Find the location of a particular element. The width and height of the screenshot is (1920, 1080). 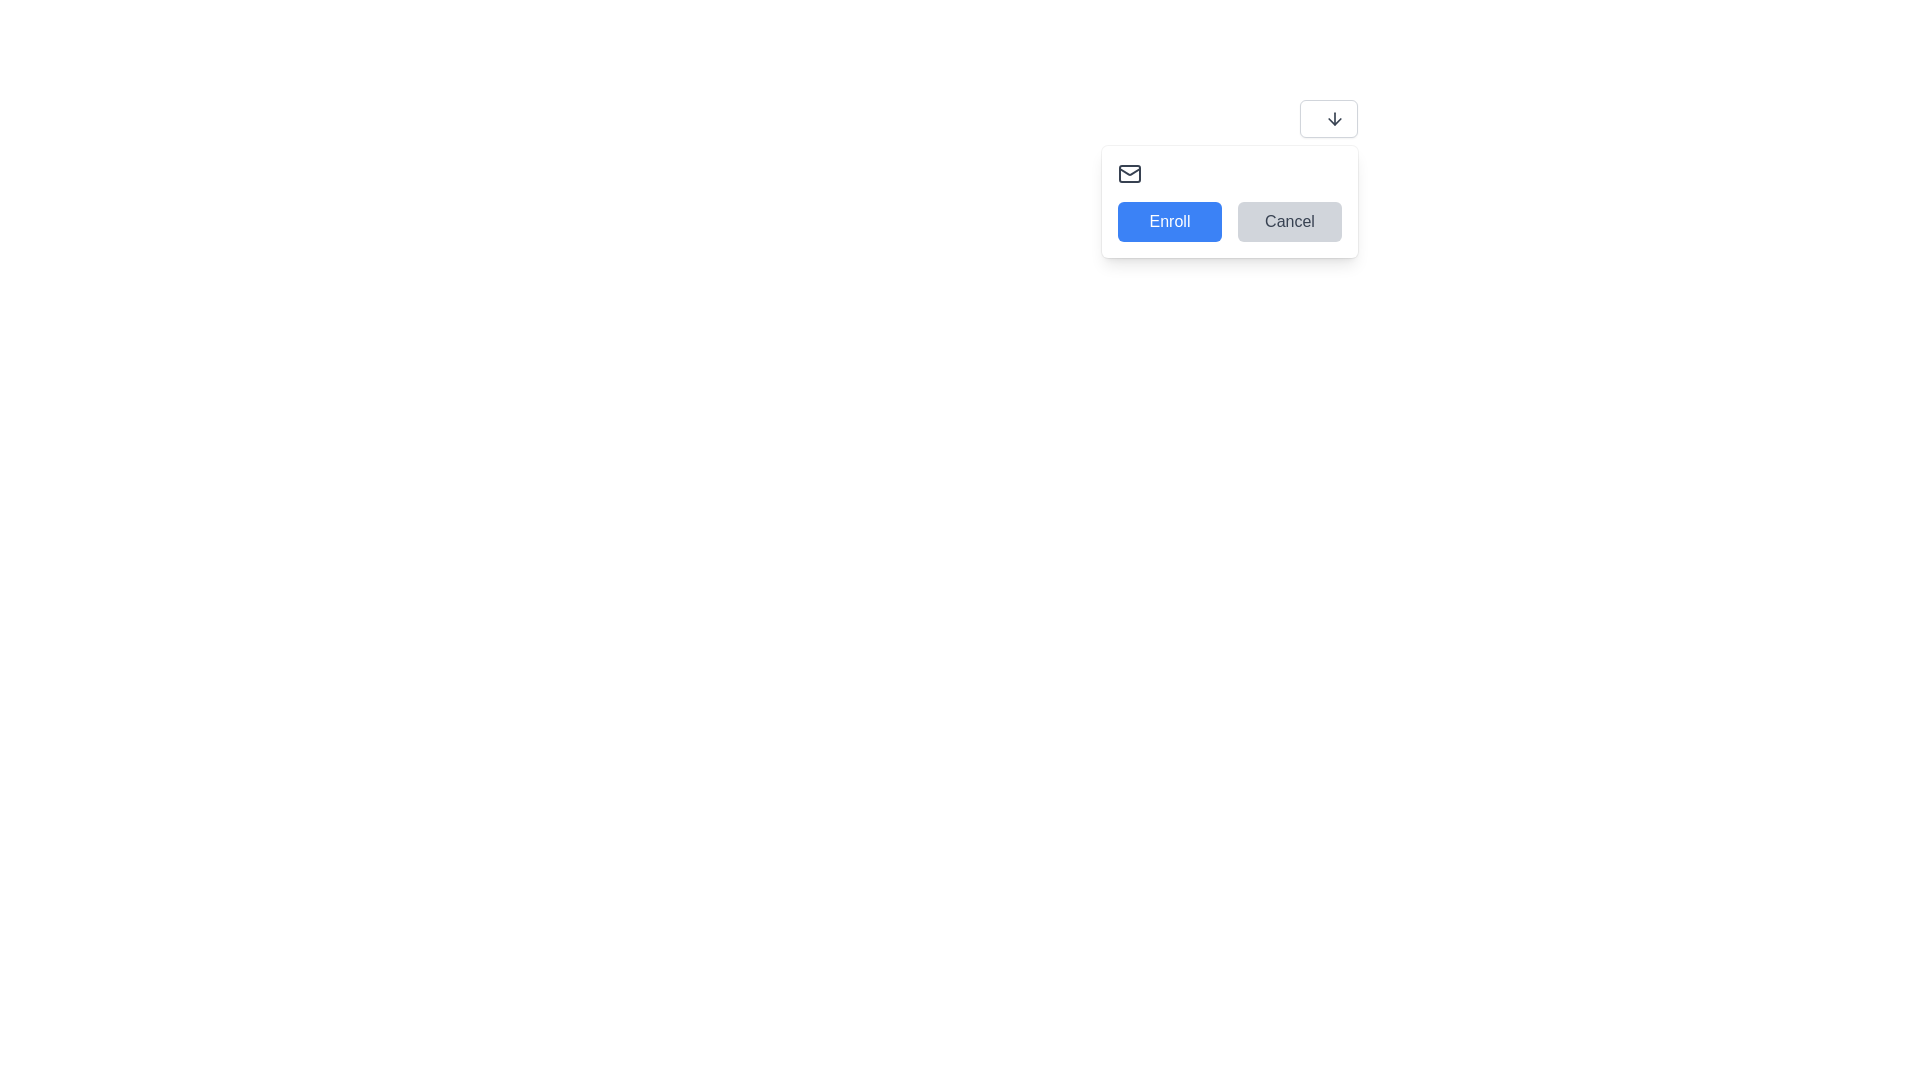

the SVG icon representing email communication located at the top-left corner of the popup, before the buttons labeled 'Enroll' and 'Cancel' is located at coordinates (1129, 172).